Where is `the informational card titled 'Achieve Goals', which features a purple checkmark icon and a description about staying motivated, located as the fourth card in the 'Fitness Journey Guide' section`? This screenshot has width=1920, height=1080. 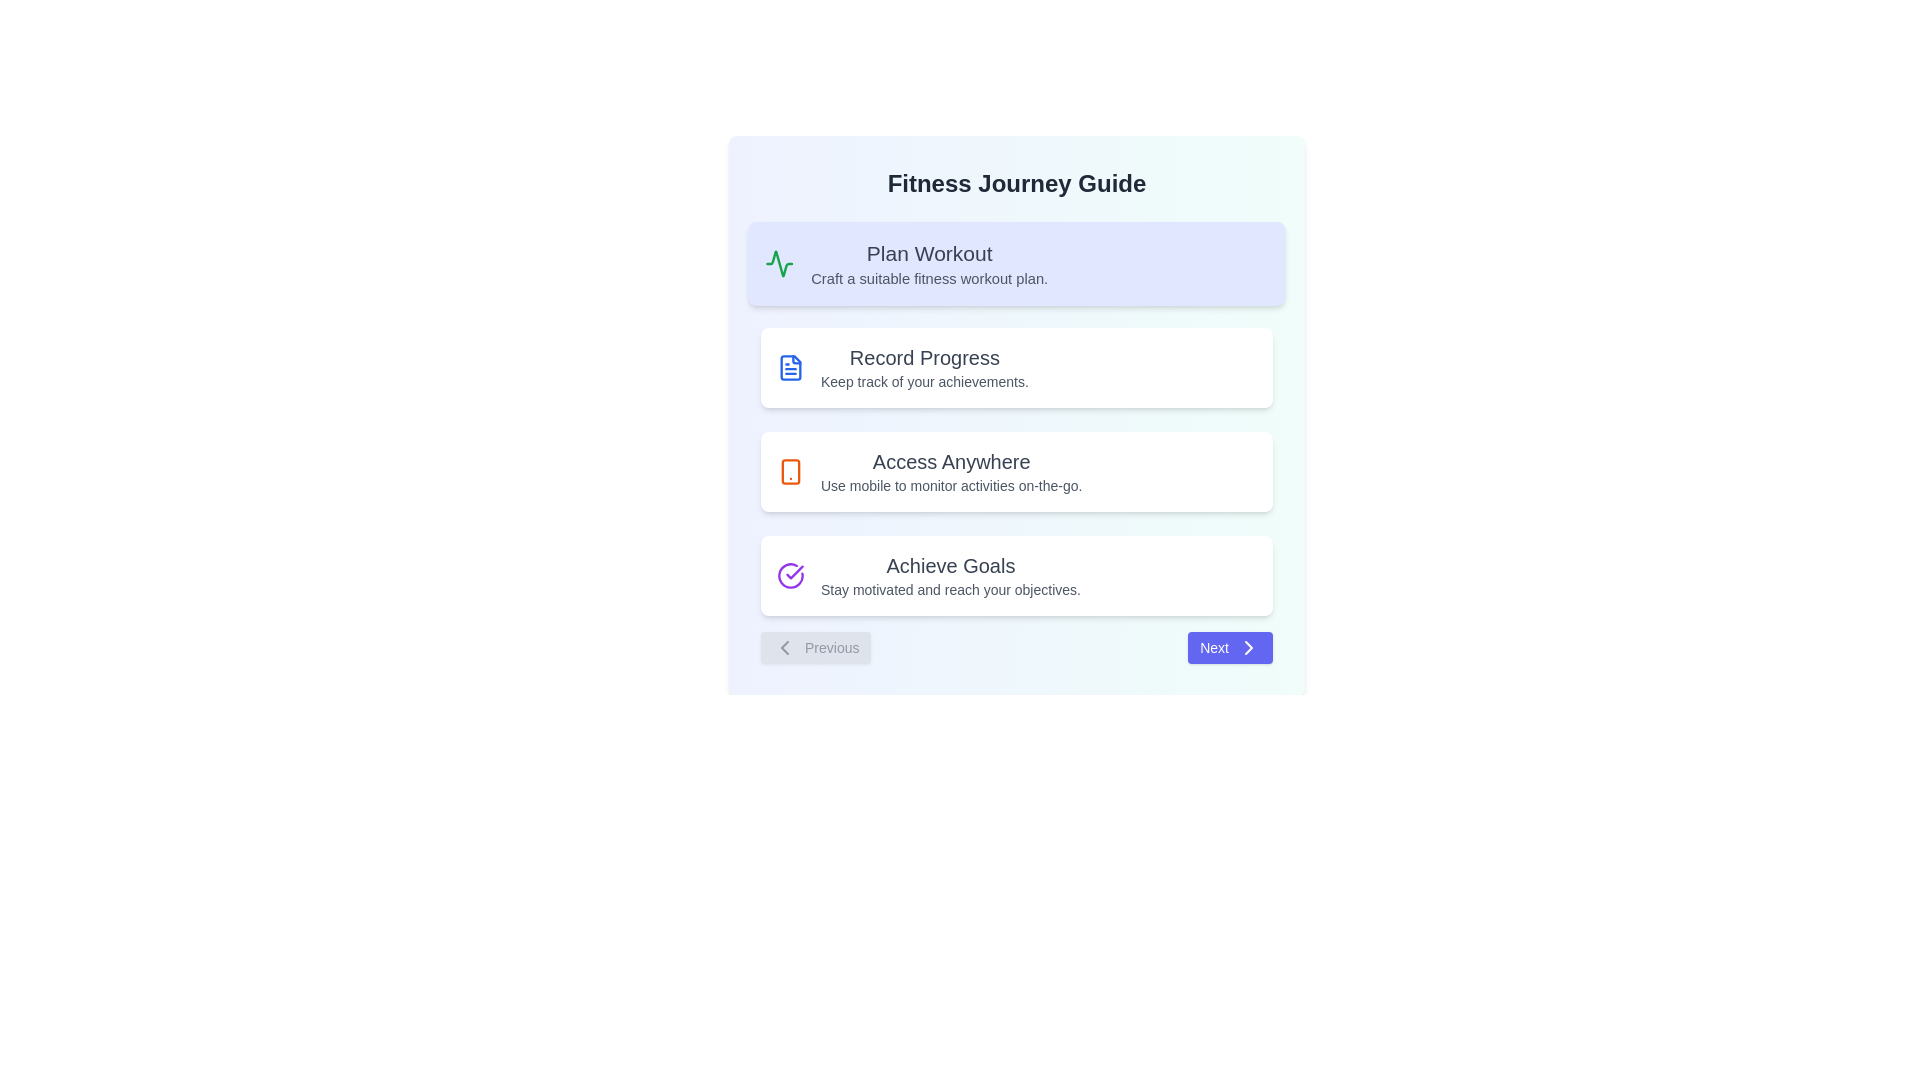
the informational card titled 'Achieve Goals', which features a purple checkmark icon and a description about staying motivated, located as the fourth card in the 'Fitness Journey Guide' section is located at coordinates (1017, 575).